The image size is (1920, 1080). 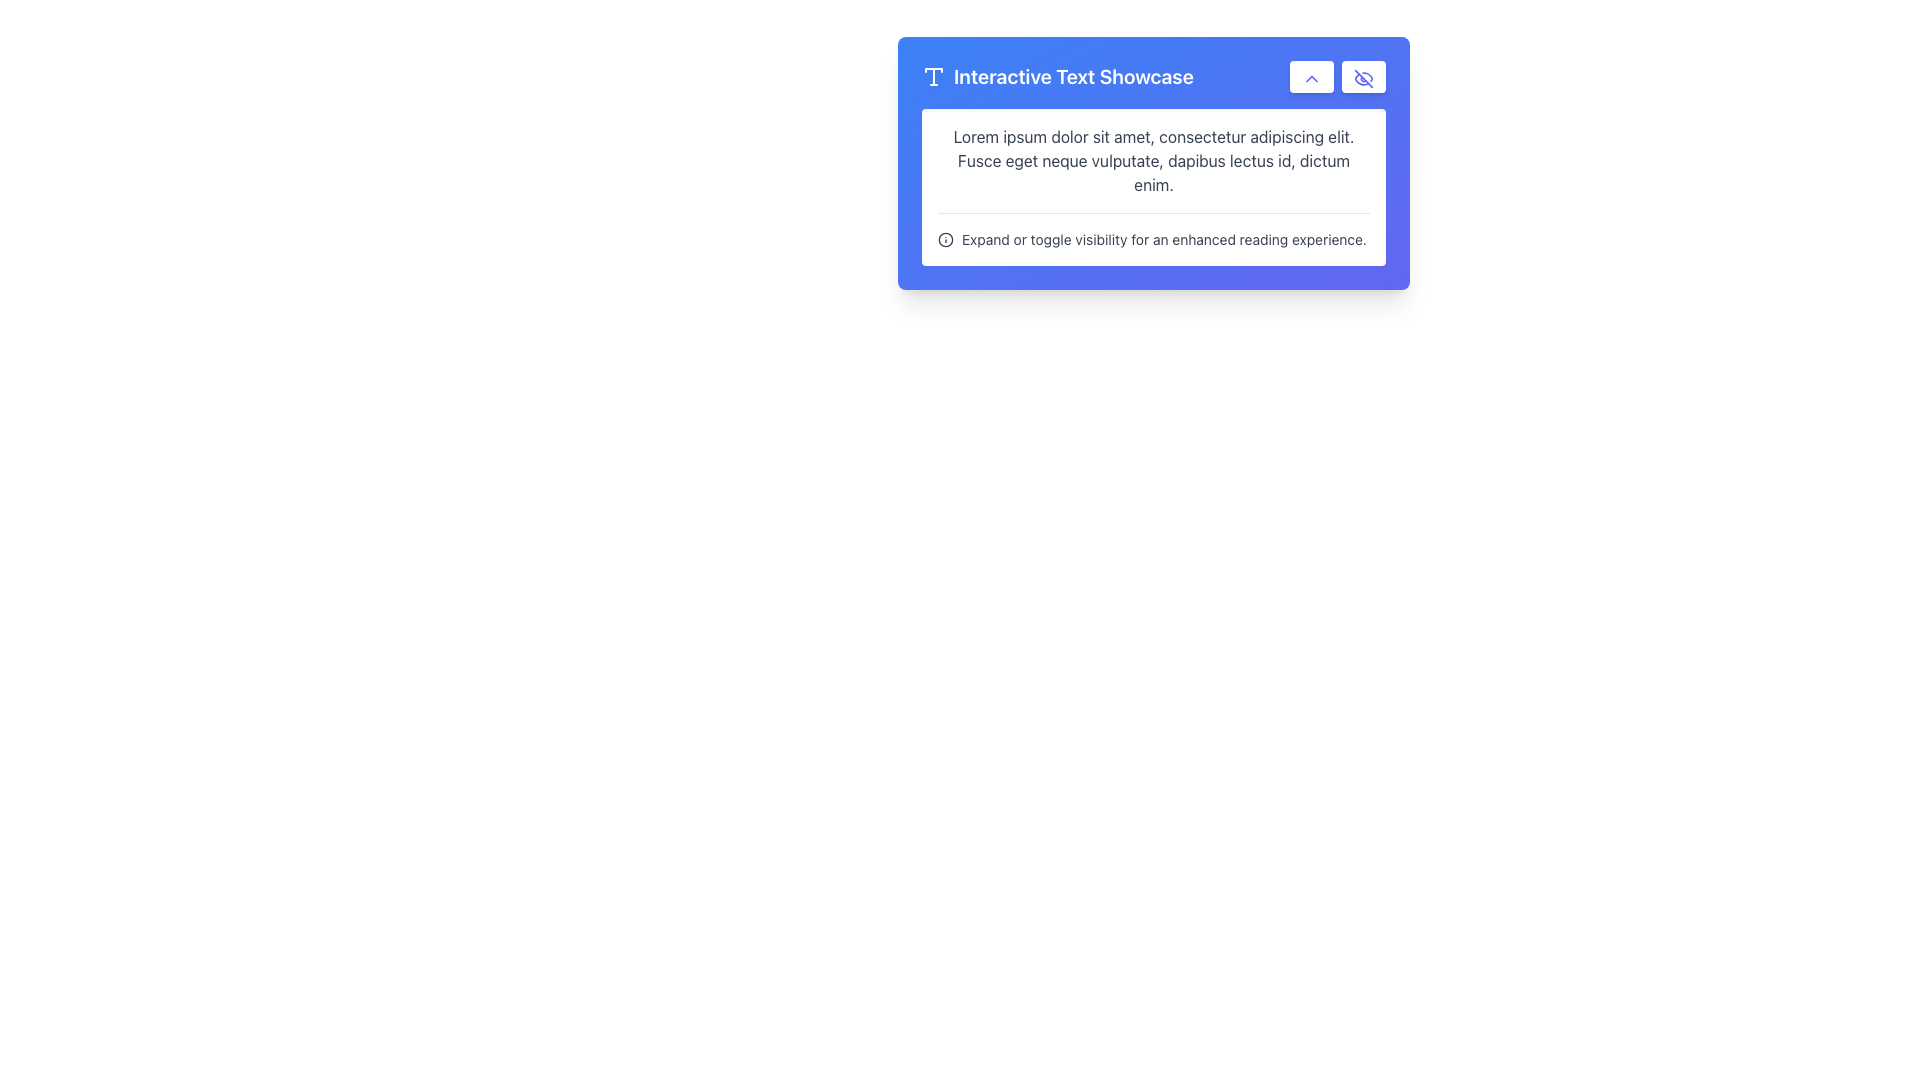 What do you see at coordinates (1056, 76) in the screenshot?
I see `the 'Interactive Text Showcase' label, which serves as a title in the header of the interface, aligned with an SVG icon and interactive buttons` at bounding box center [1056, 76].